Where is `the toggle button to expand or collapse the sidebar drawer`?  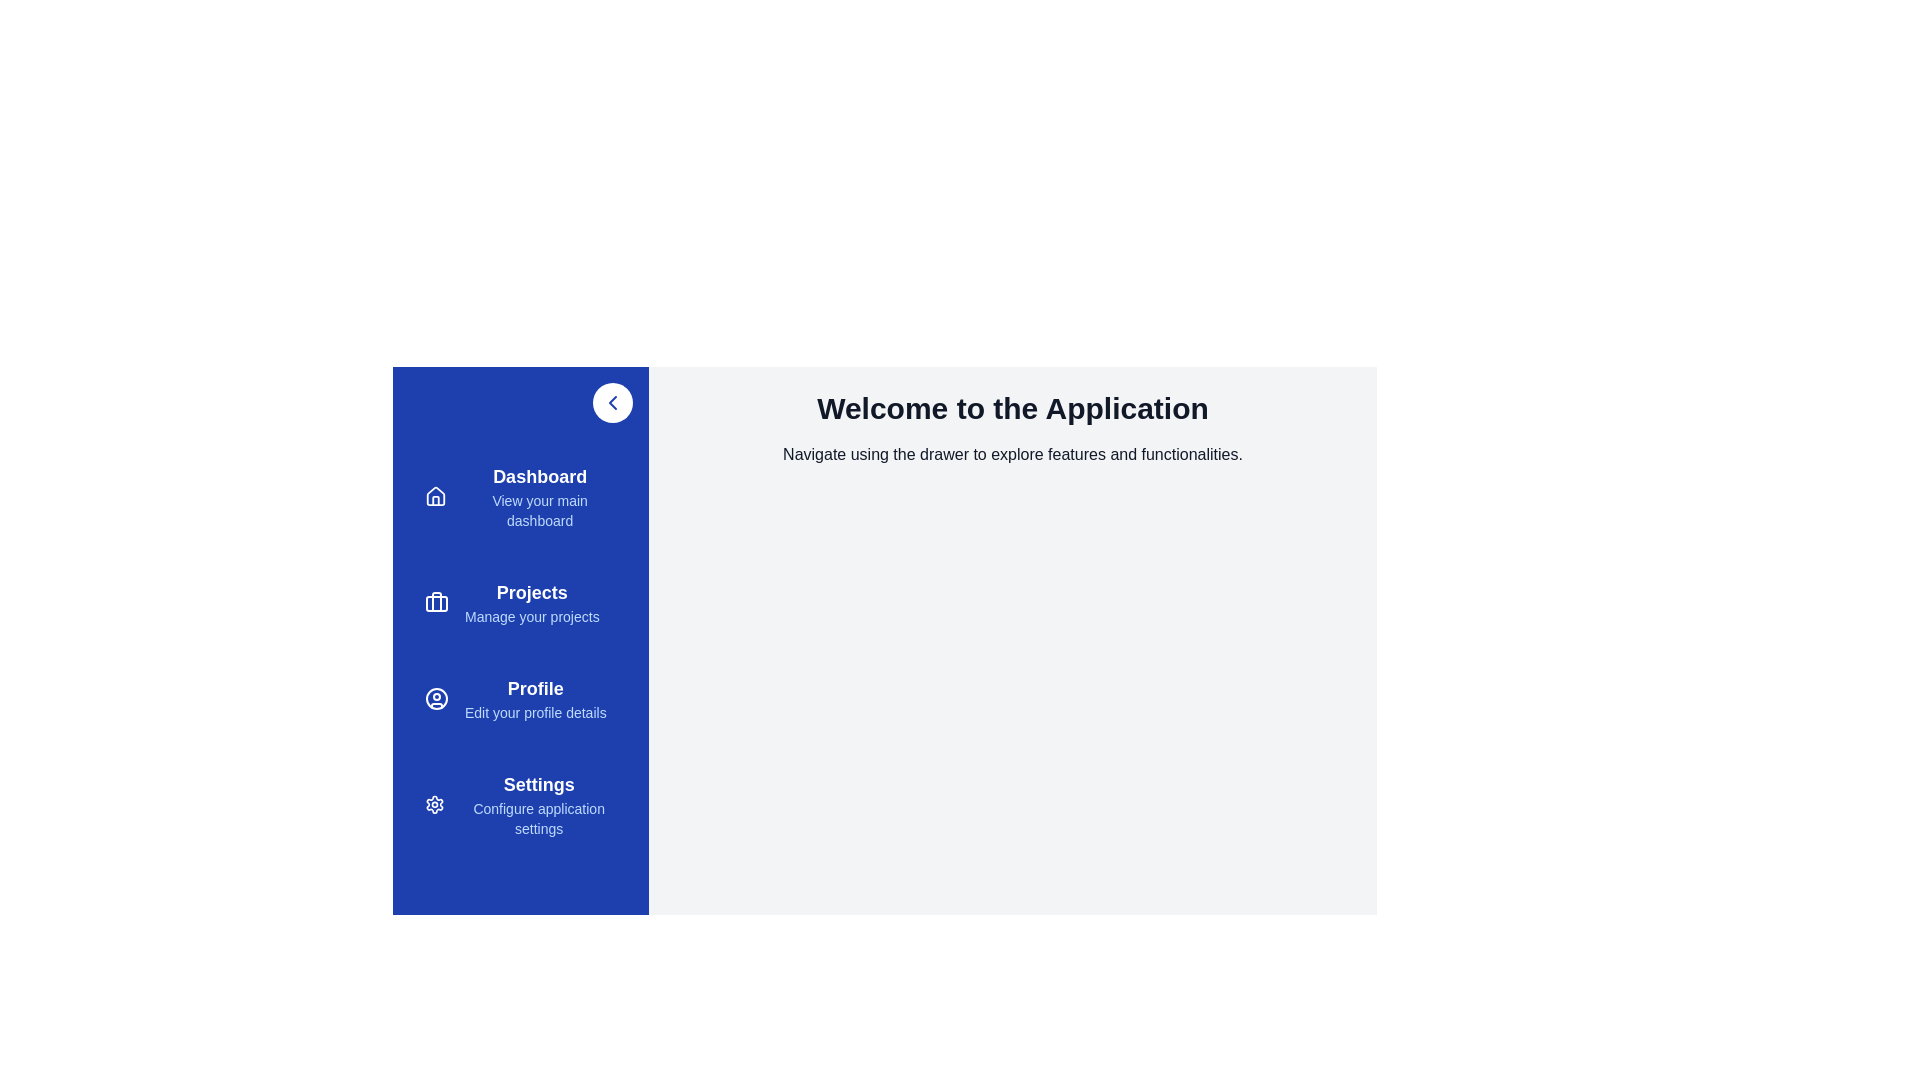
the toggle button to expand or collapse the sidebar drawer is located at coordinates (612, 402).